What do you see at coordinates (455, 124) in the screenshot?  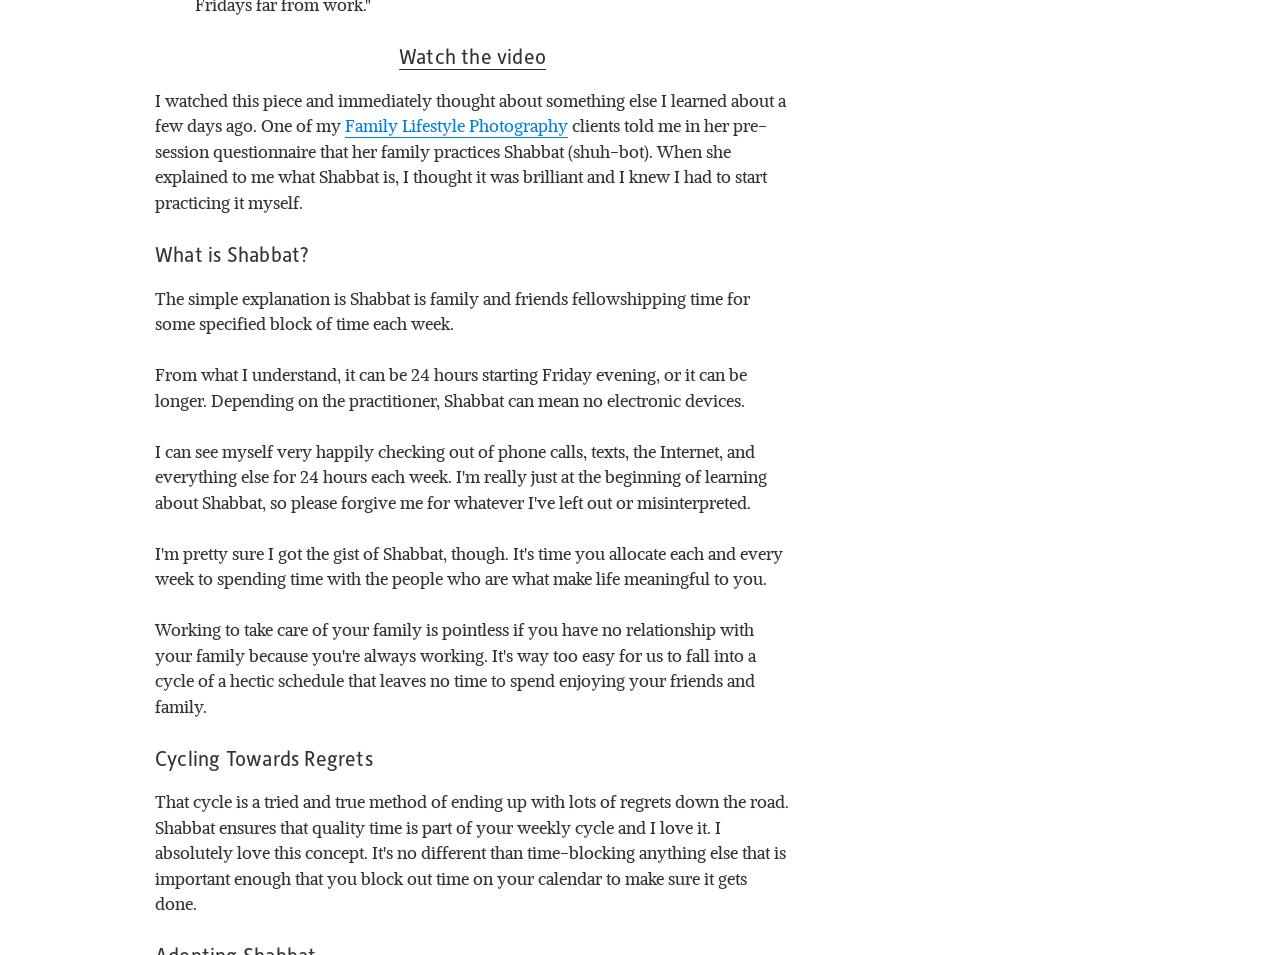 I see `'Family Lifestyle Photography'` at bounding box center [455, 124].